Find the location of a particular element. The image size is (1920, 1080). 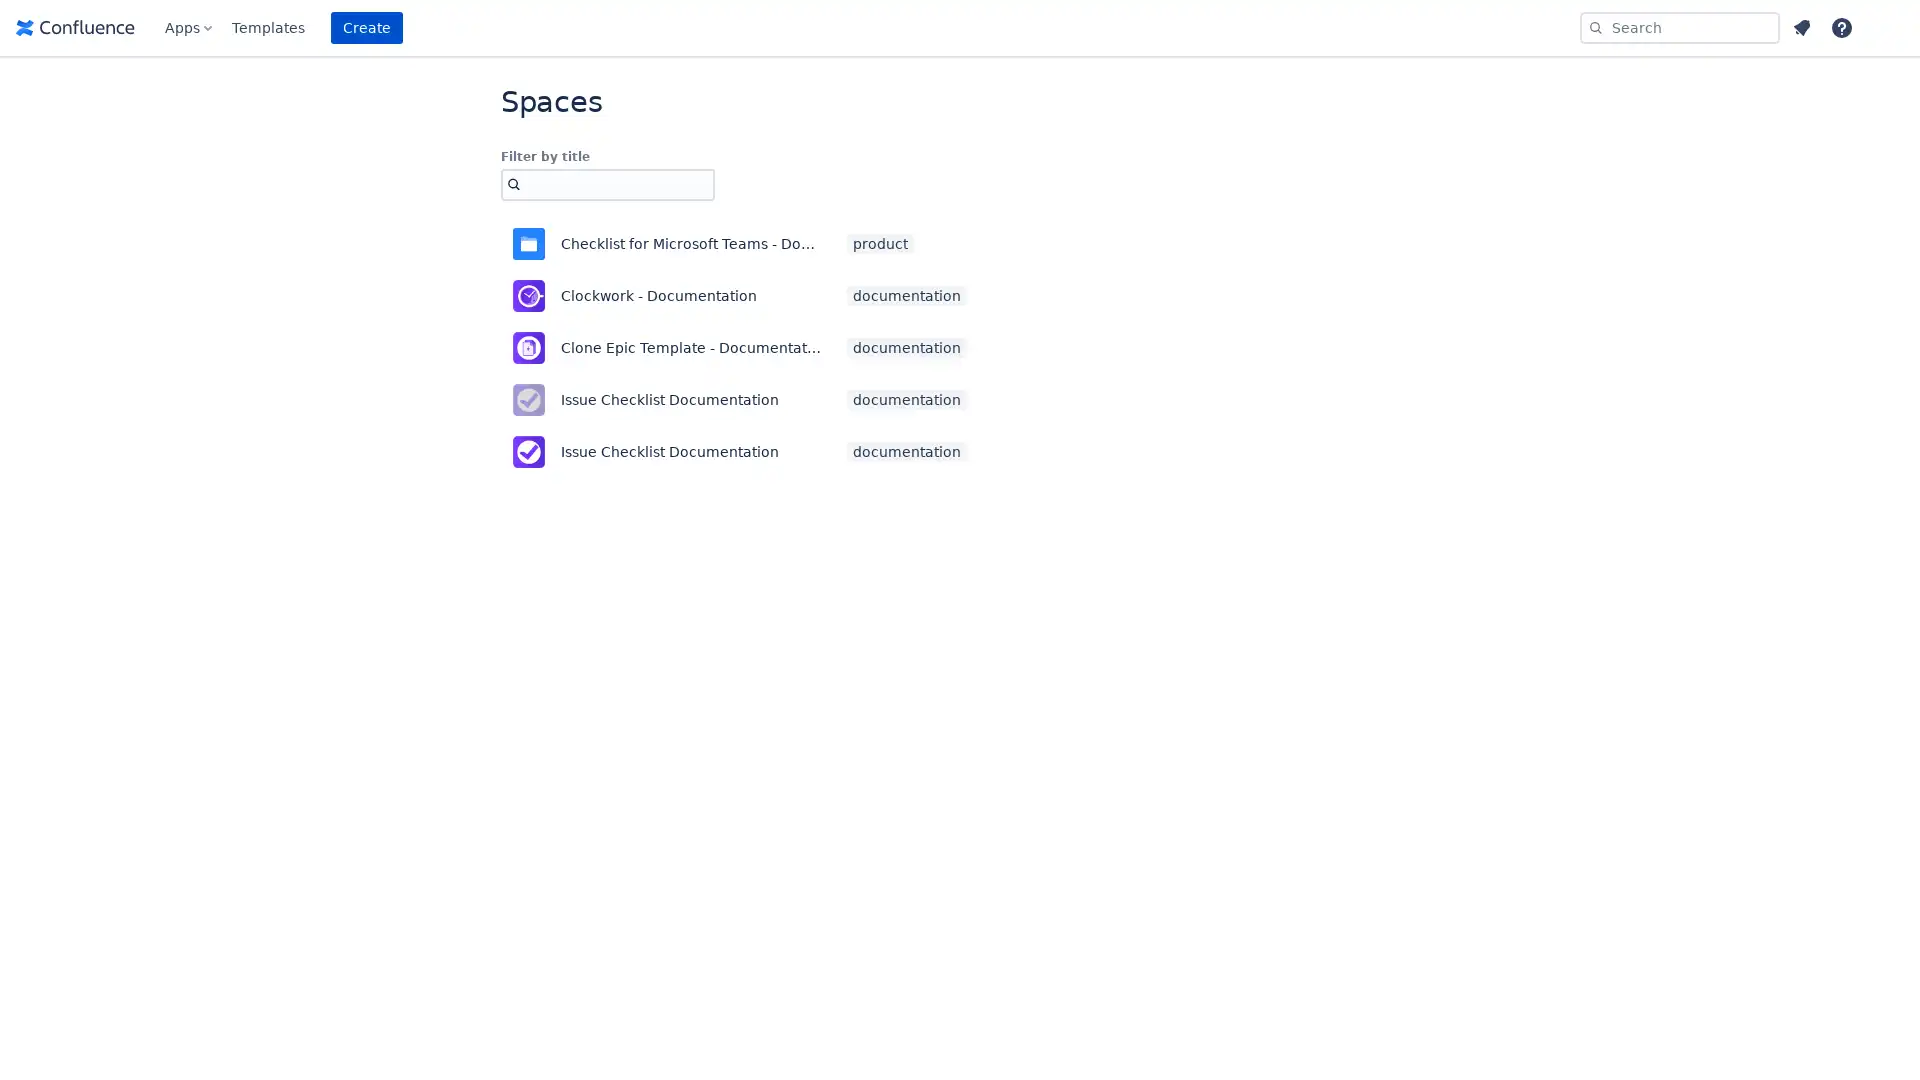

product is located at coordinates (880, 242).